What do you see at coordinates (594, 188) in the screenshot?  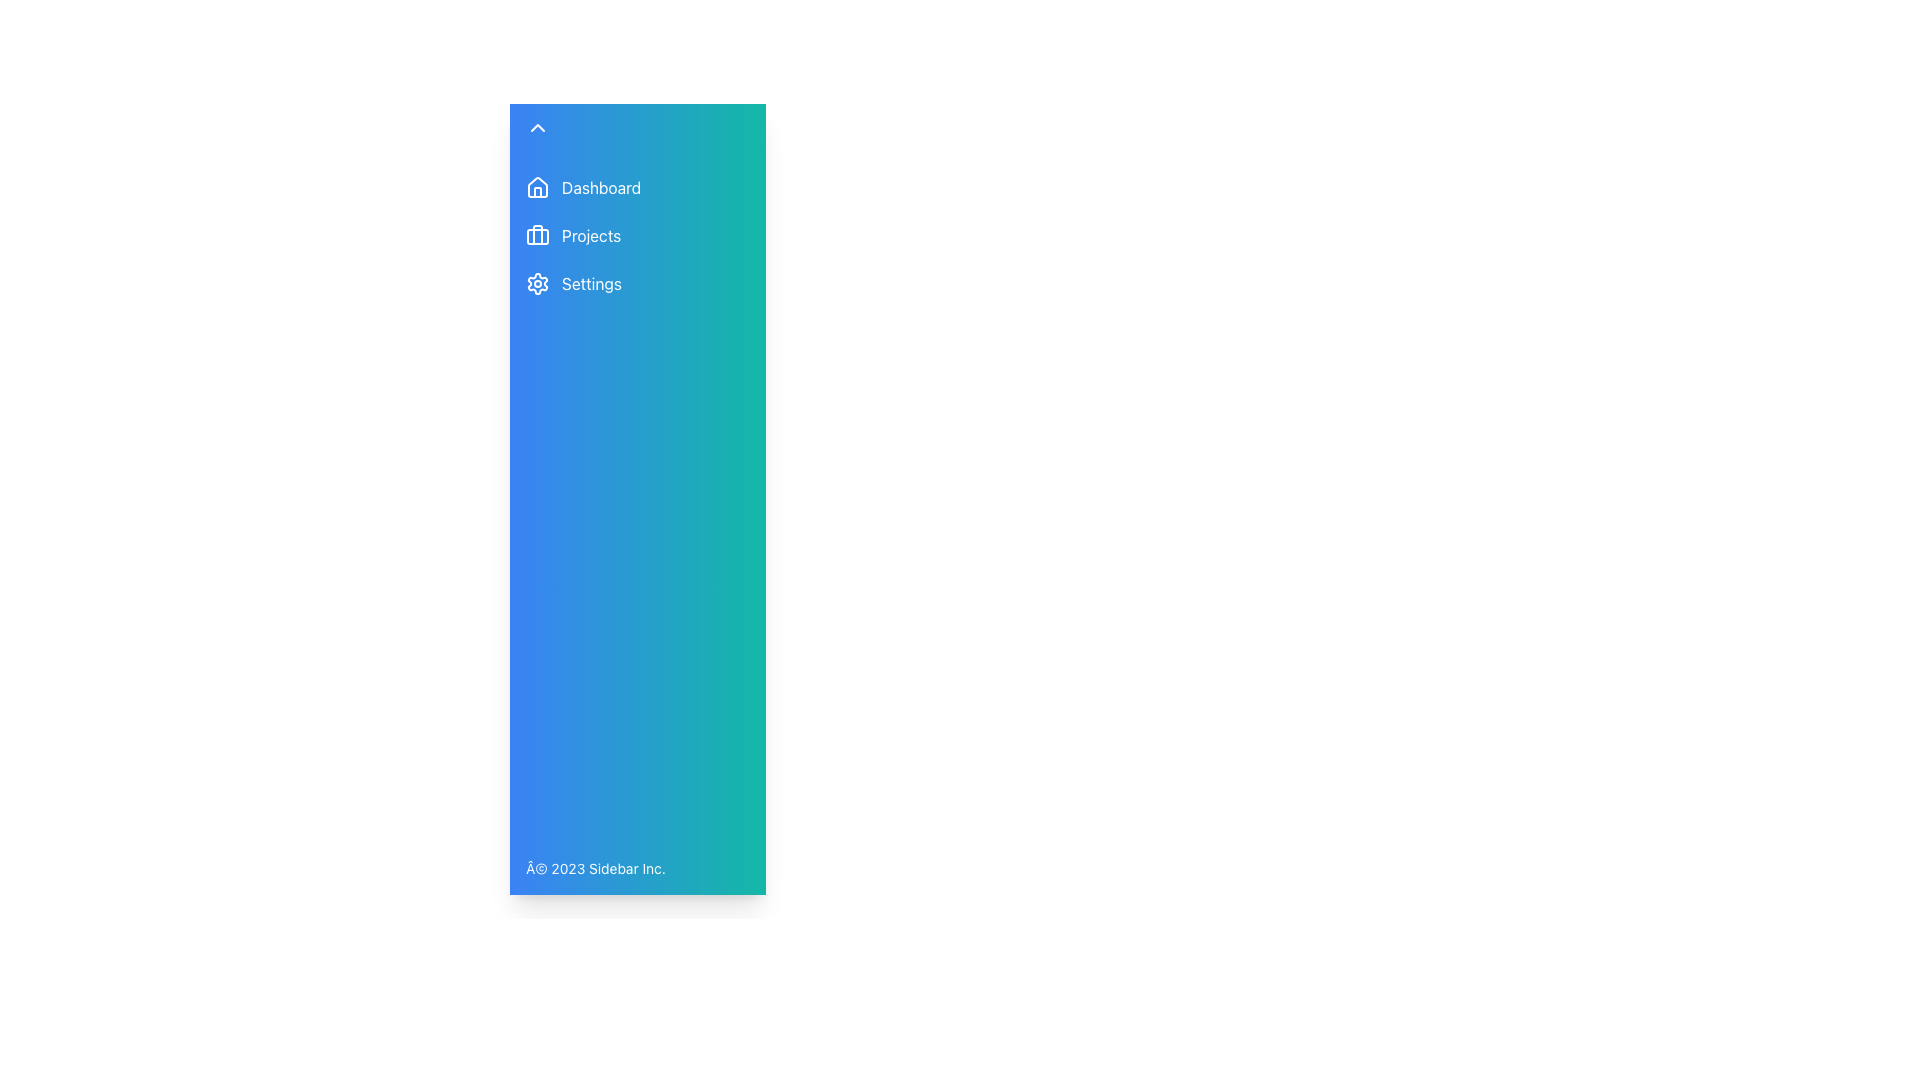 I see `the 'Dashboard' navigation link, which features a minimalistic house icon and white text on a gradient blue background, located at the top of the vertical navigation bar` at bounding box center [594, 188].